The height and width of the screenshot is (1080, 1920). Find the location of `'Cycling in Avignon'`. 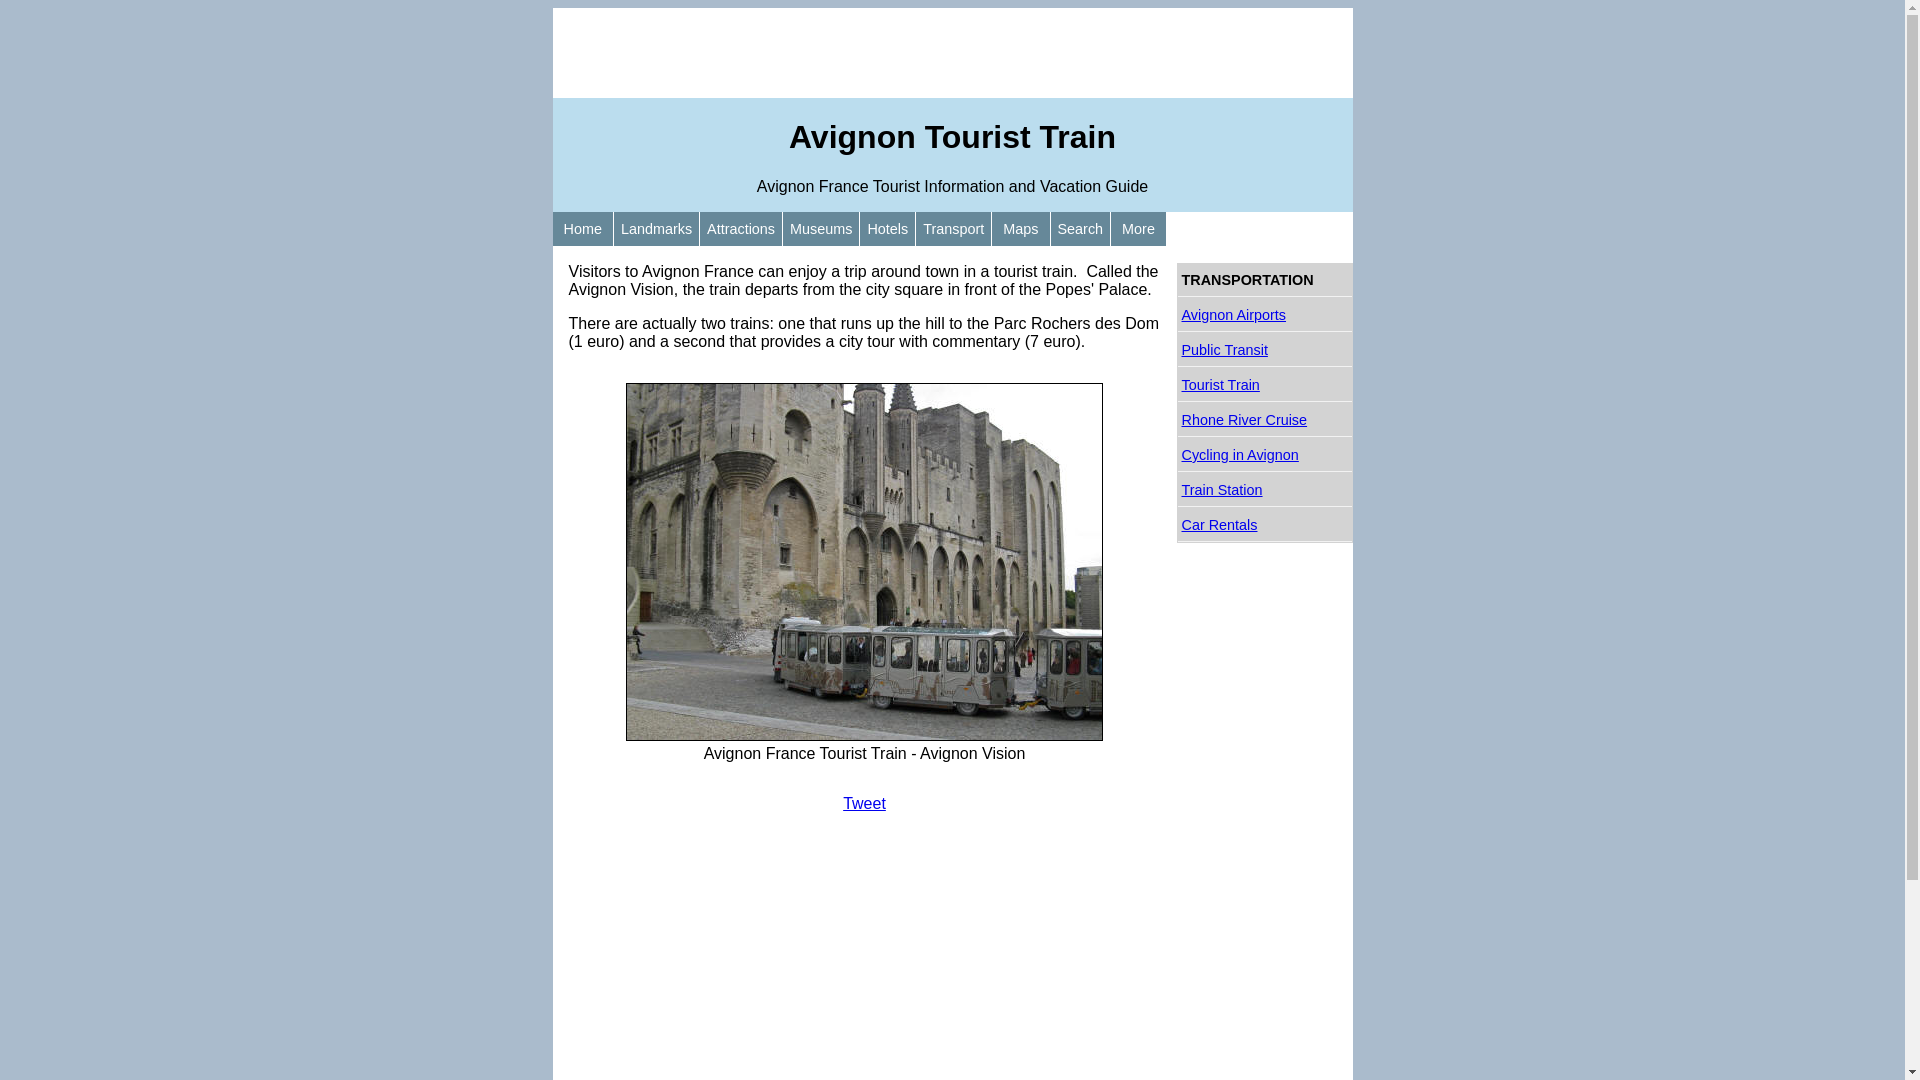

'Cycling in Avignon' is located at coordinates (1177, 455).